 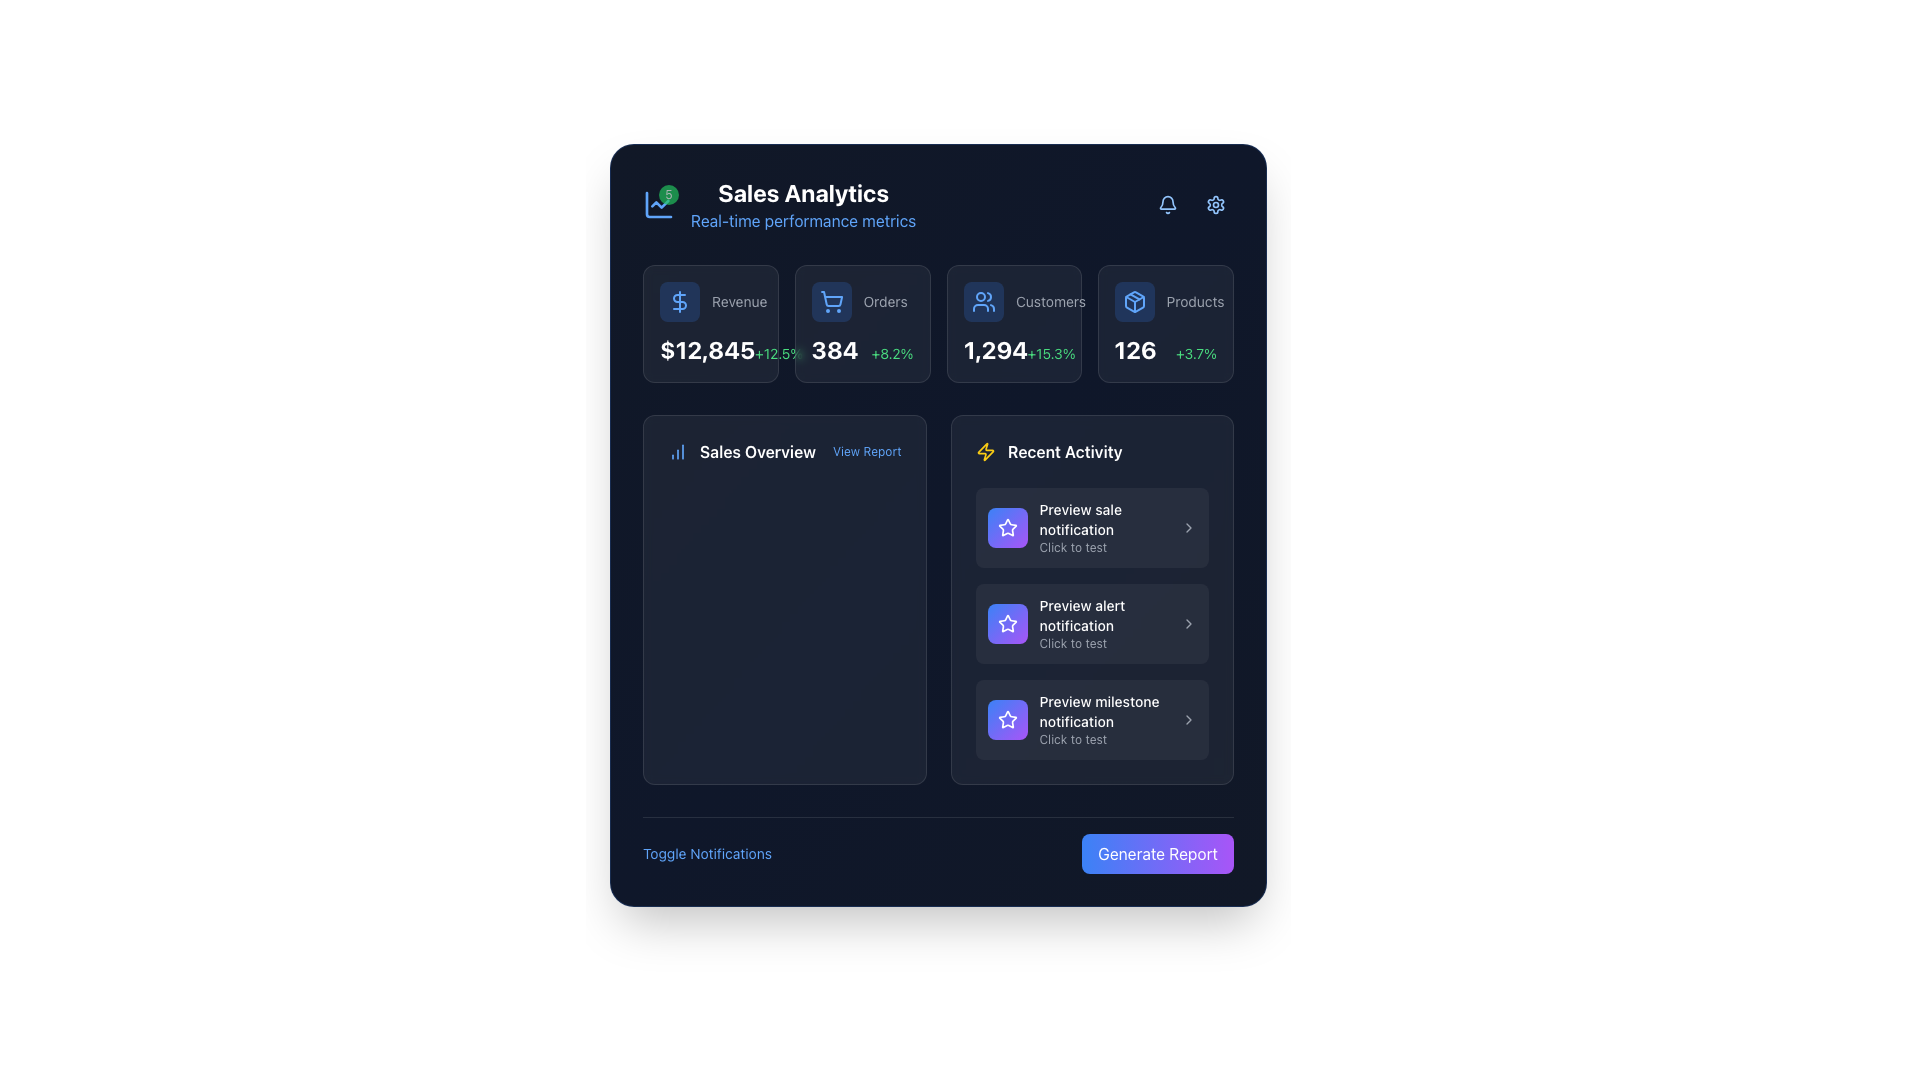 What do you see at coordinates (1103, 720) in the screenshot?
I see `the Informational Text Section titled 'Preview milestone notification' with subtext 'Click to test', located in the last card of the 'Recent Activity' column` at bounding box center [1103, 720].